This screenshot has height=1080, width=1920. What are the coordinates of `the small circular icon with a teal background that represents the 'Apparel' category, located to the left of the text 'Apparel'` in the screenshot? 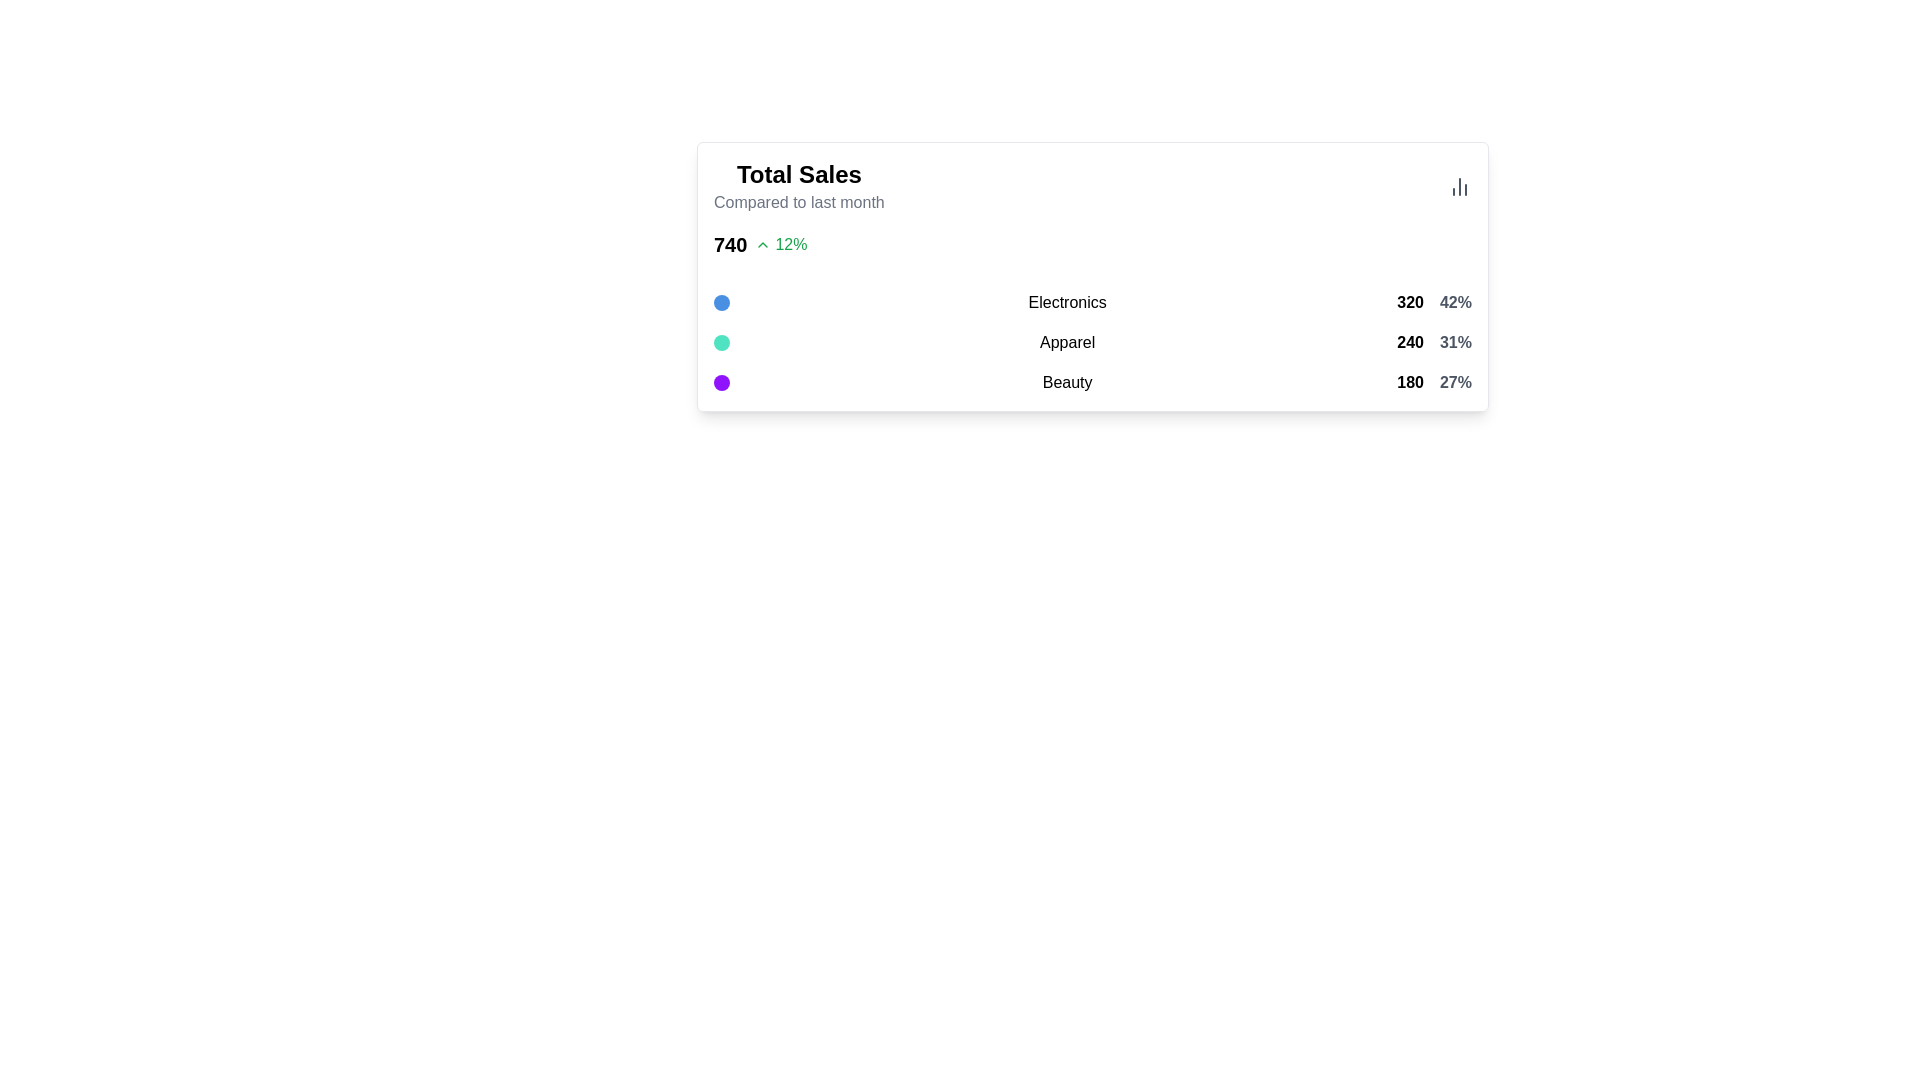 It's located at (720, 342).